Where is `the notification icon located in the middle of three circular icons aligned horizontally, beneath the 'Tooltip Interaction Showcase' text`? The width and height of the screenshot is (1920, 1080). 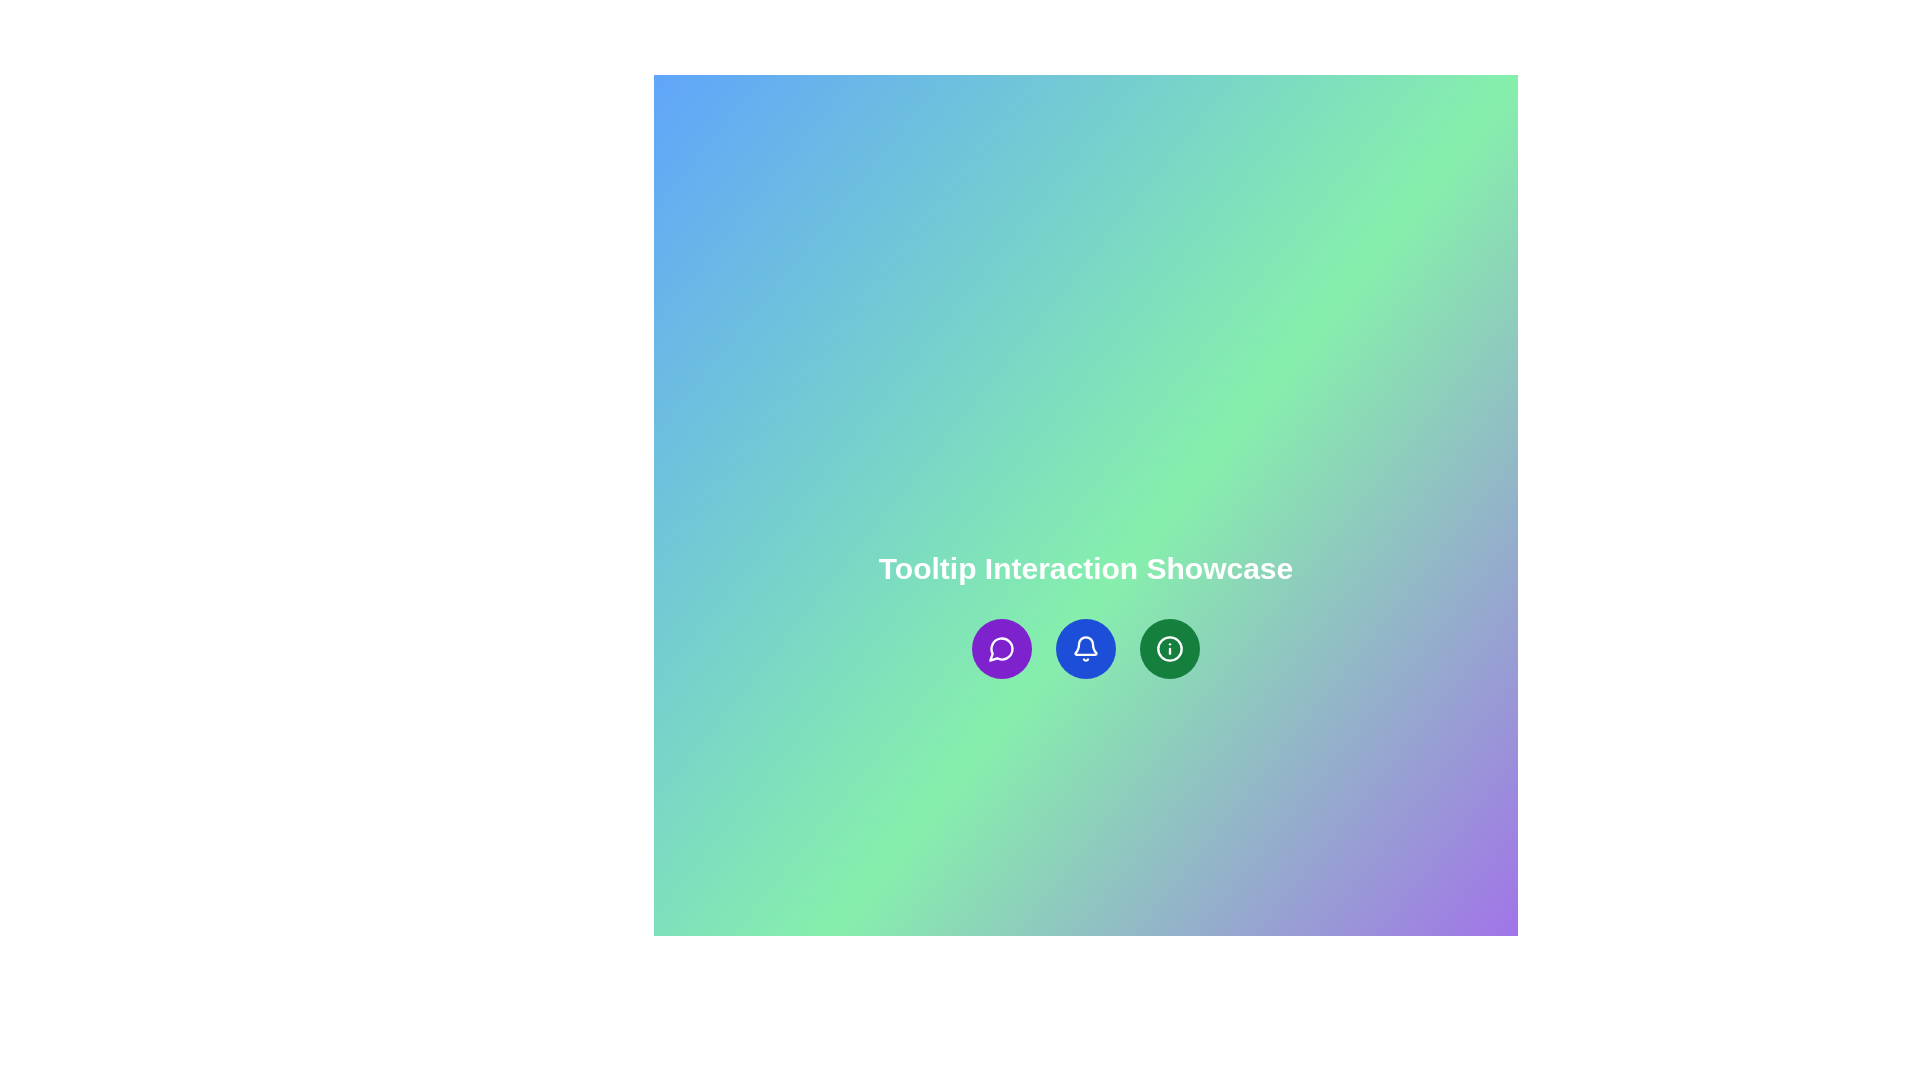 the notification icon located in the middle of three circular icons aligned horizontally, beneath the 'Tooltip Interaction Showcase' text is located at coordinates (1084, 648).